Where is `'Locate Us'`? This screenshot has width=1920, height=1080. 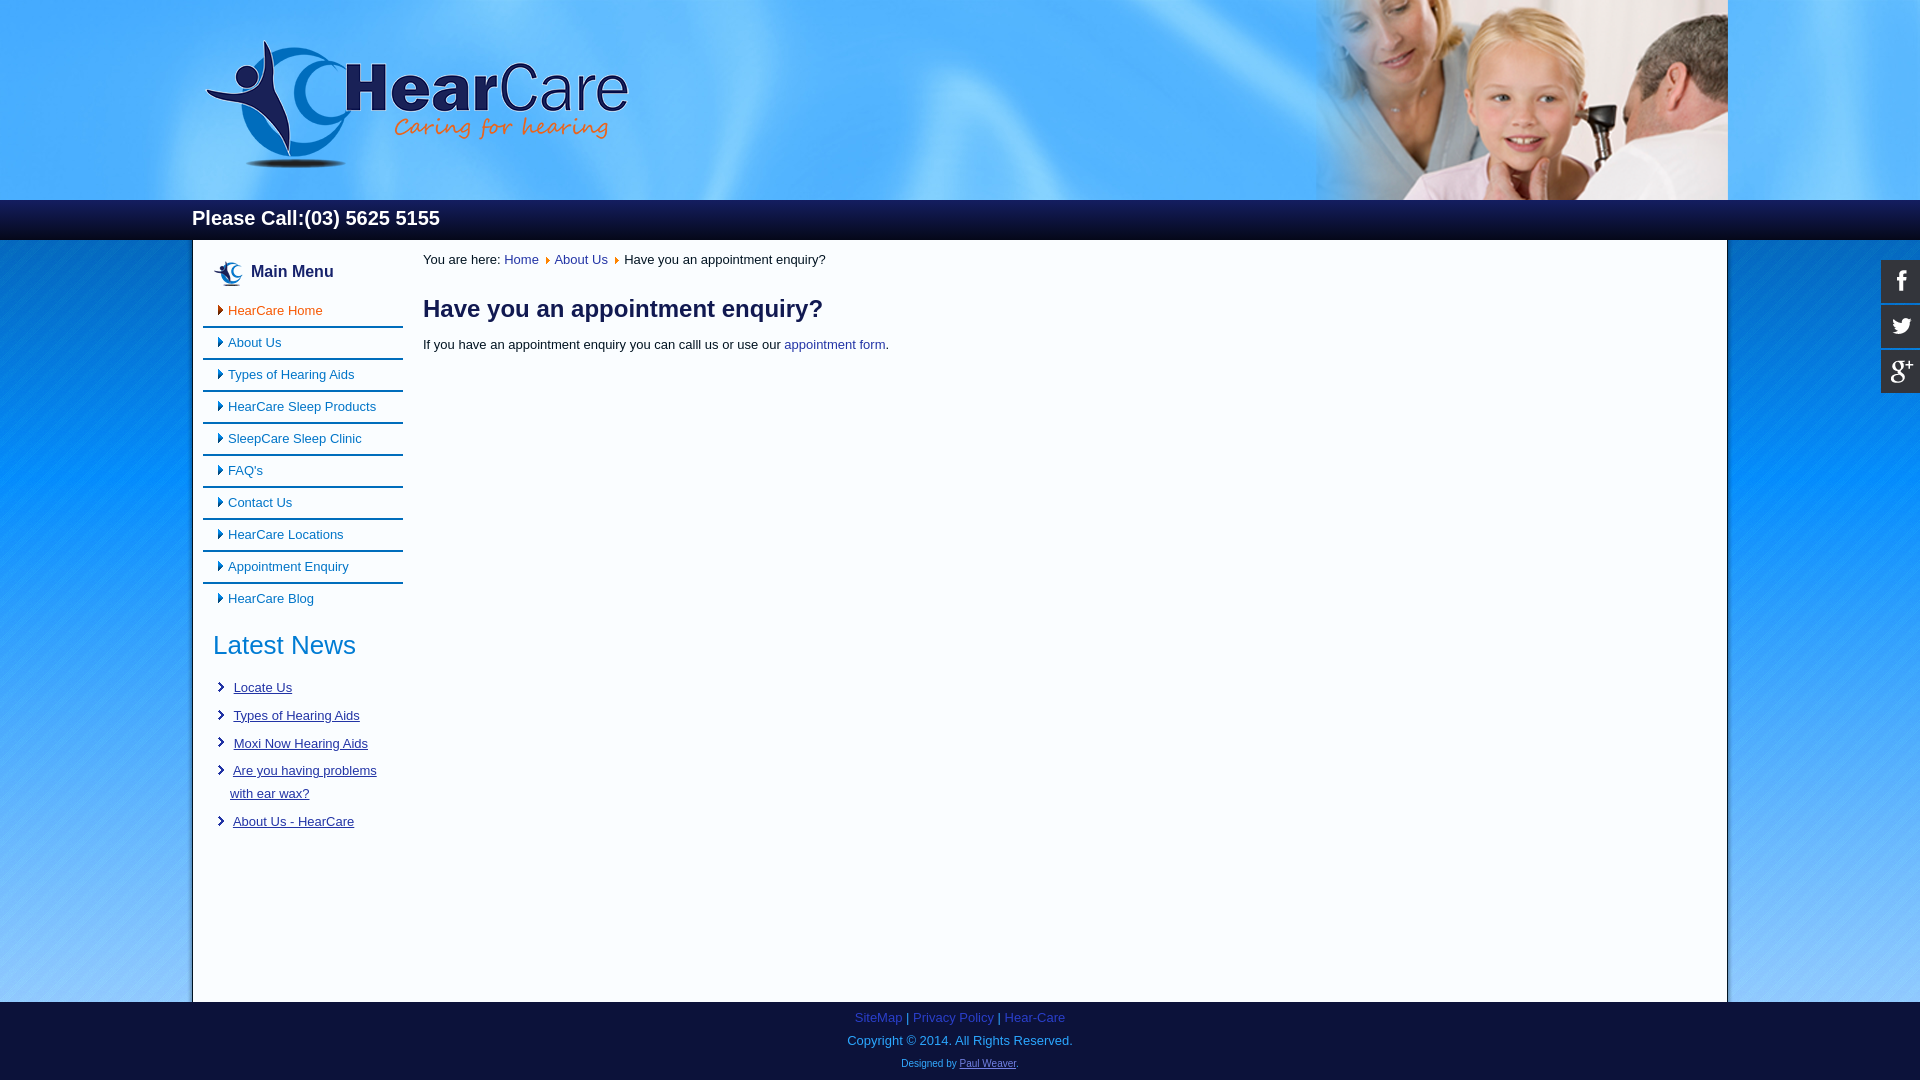
'Locate Us' is located at coordinates (262, 686).